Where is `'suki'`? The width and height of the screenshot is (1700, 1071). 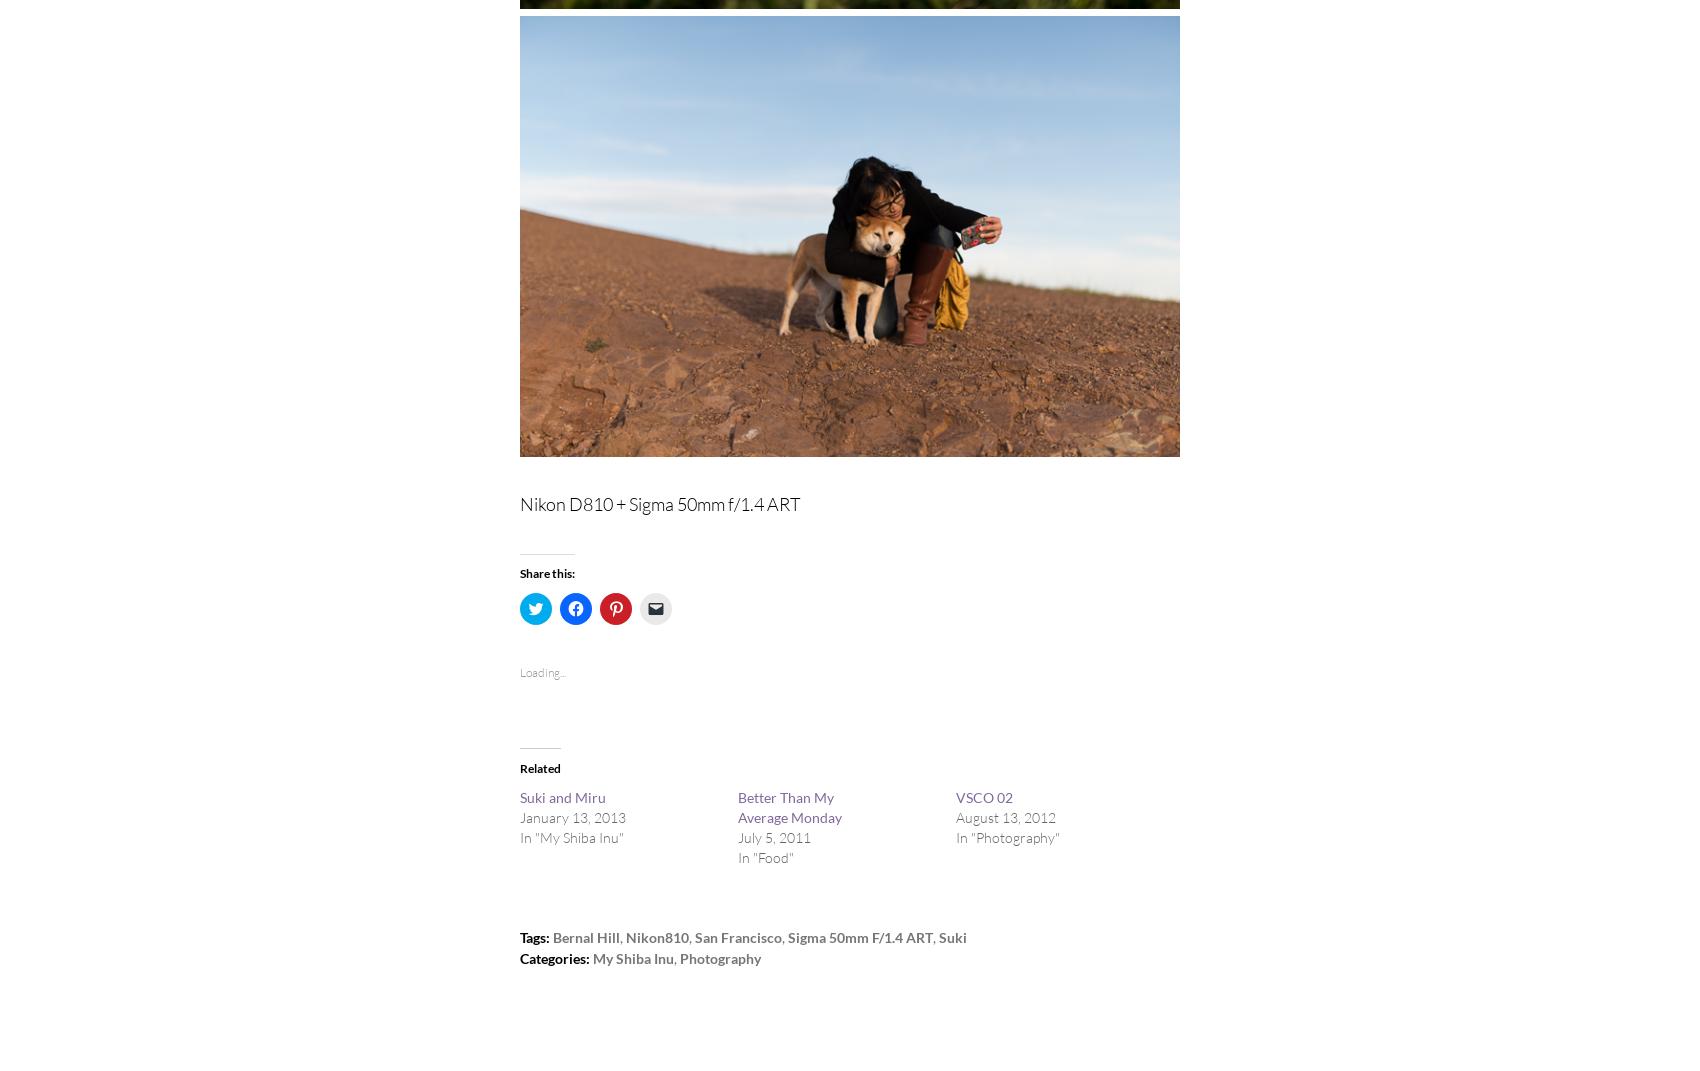
'suki' is located at coordinates (953, 936).